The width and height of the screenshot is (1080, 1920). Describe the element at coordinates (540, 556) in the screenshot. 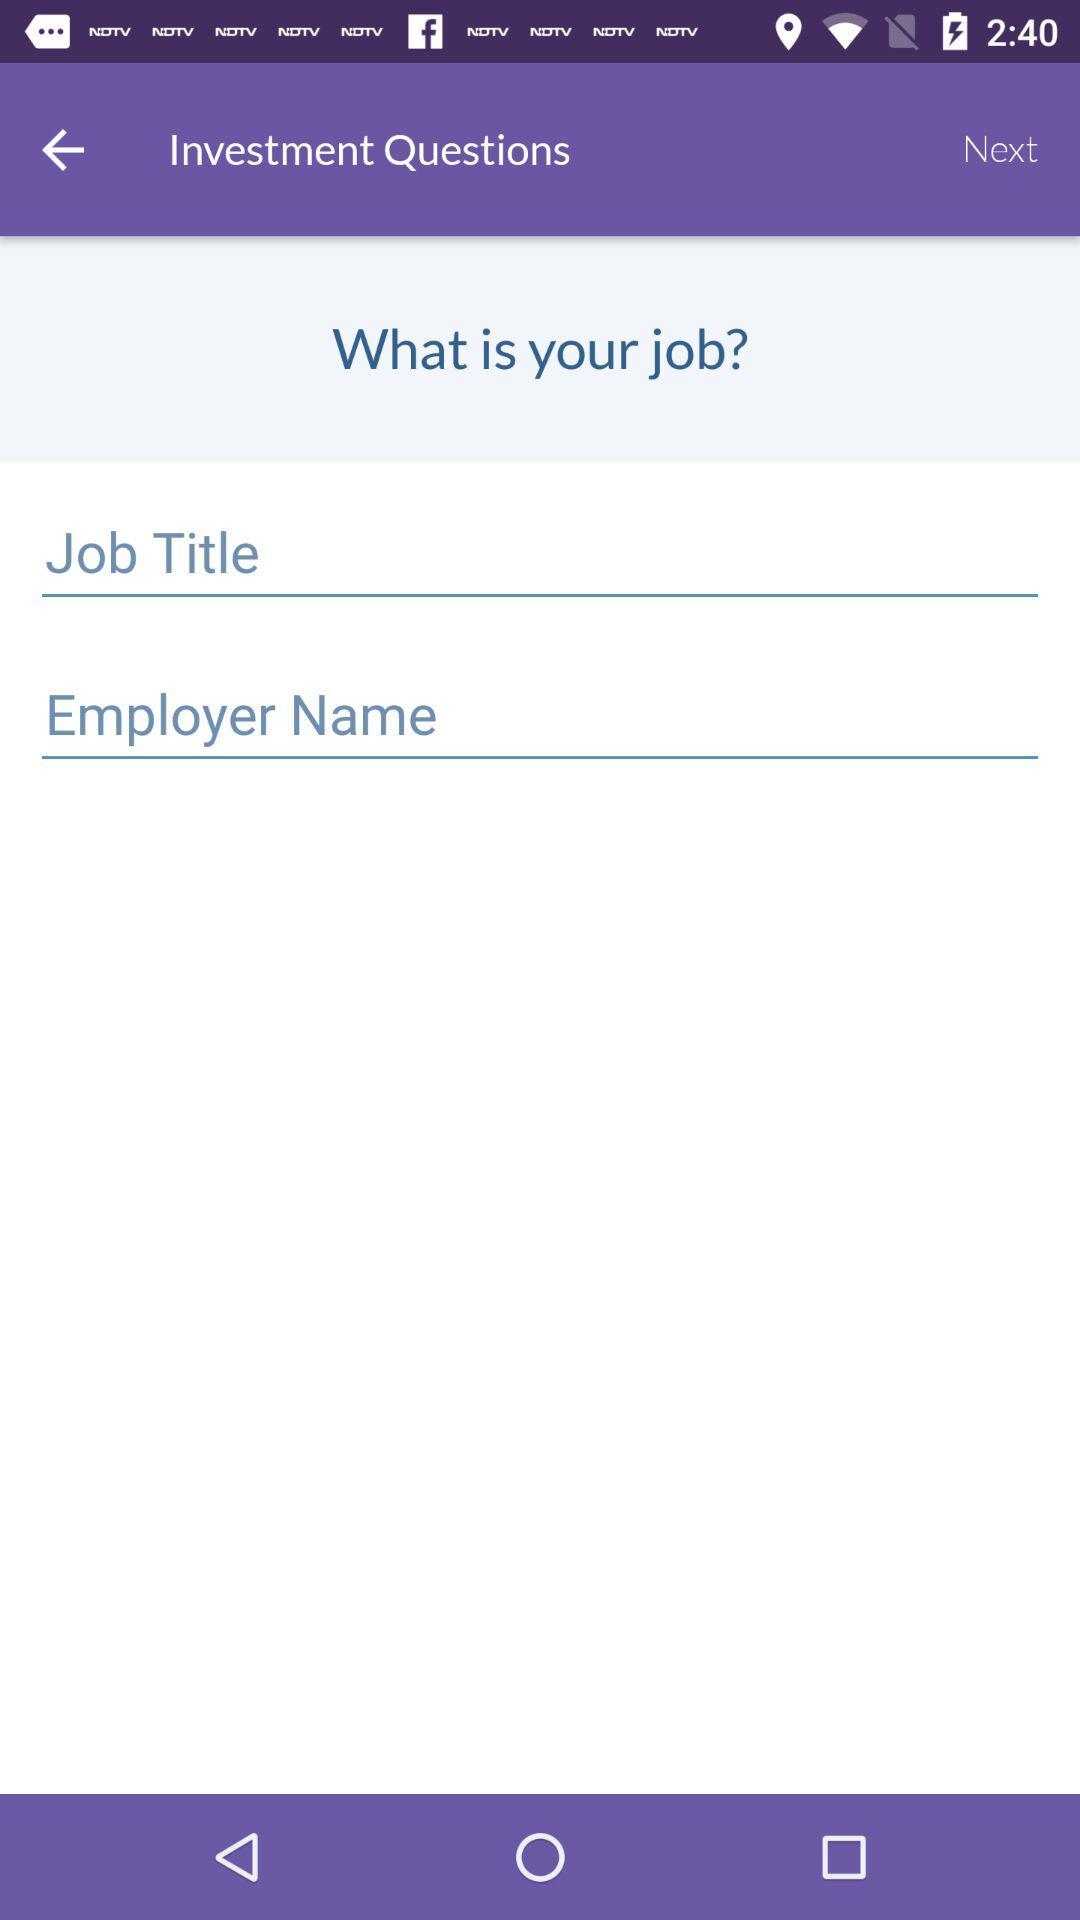

I see `type job title` at that location.